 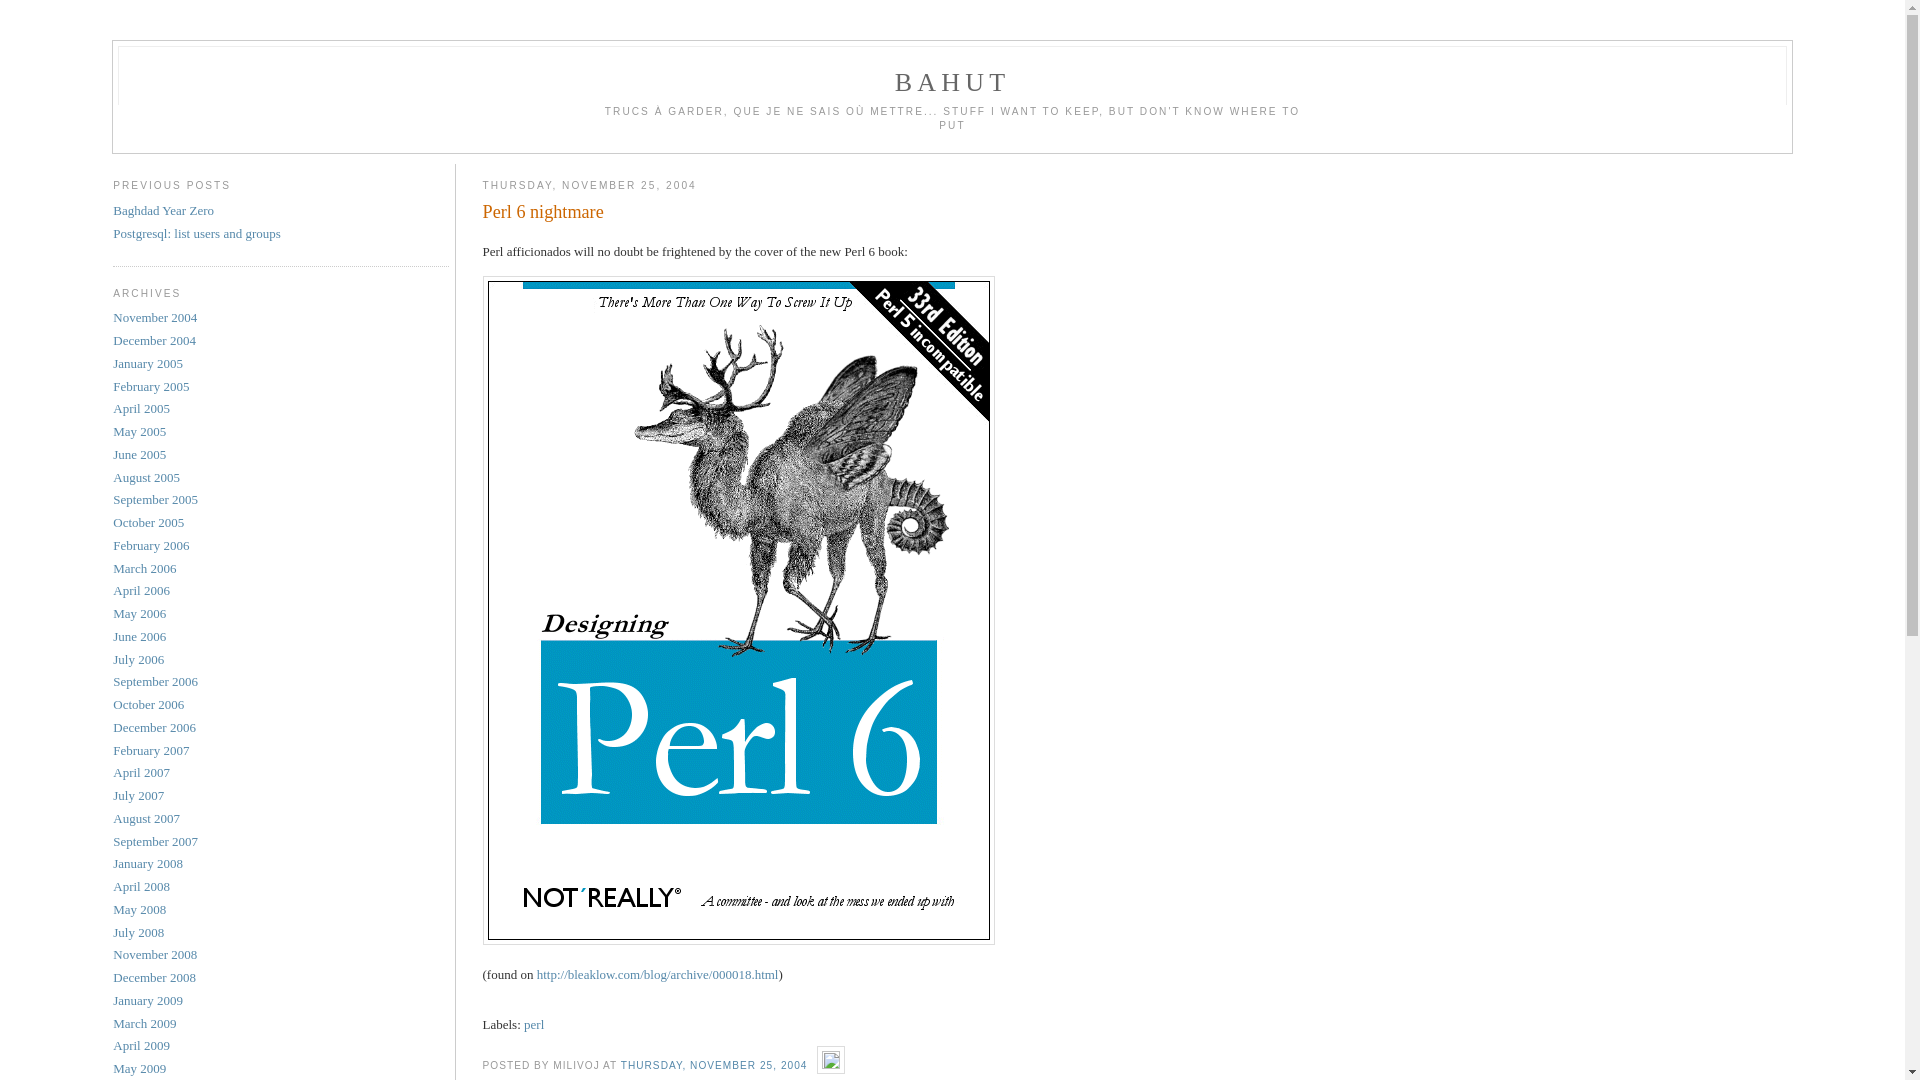 What do you see at coordinates (147, 363) in the screenshot?
I see `'January 2005'` at bounding box center [147, 363].